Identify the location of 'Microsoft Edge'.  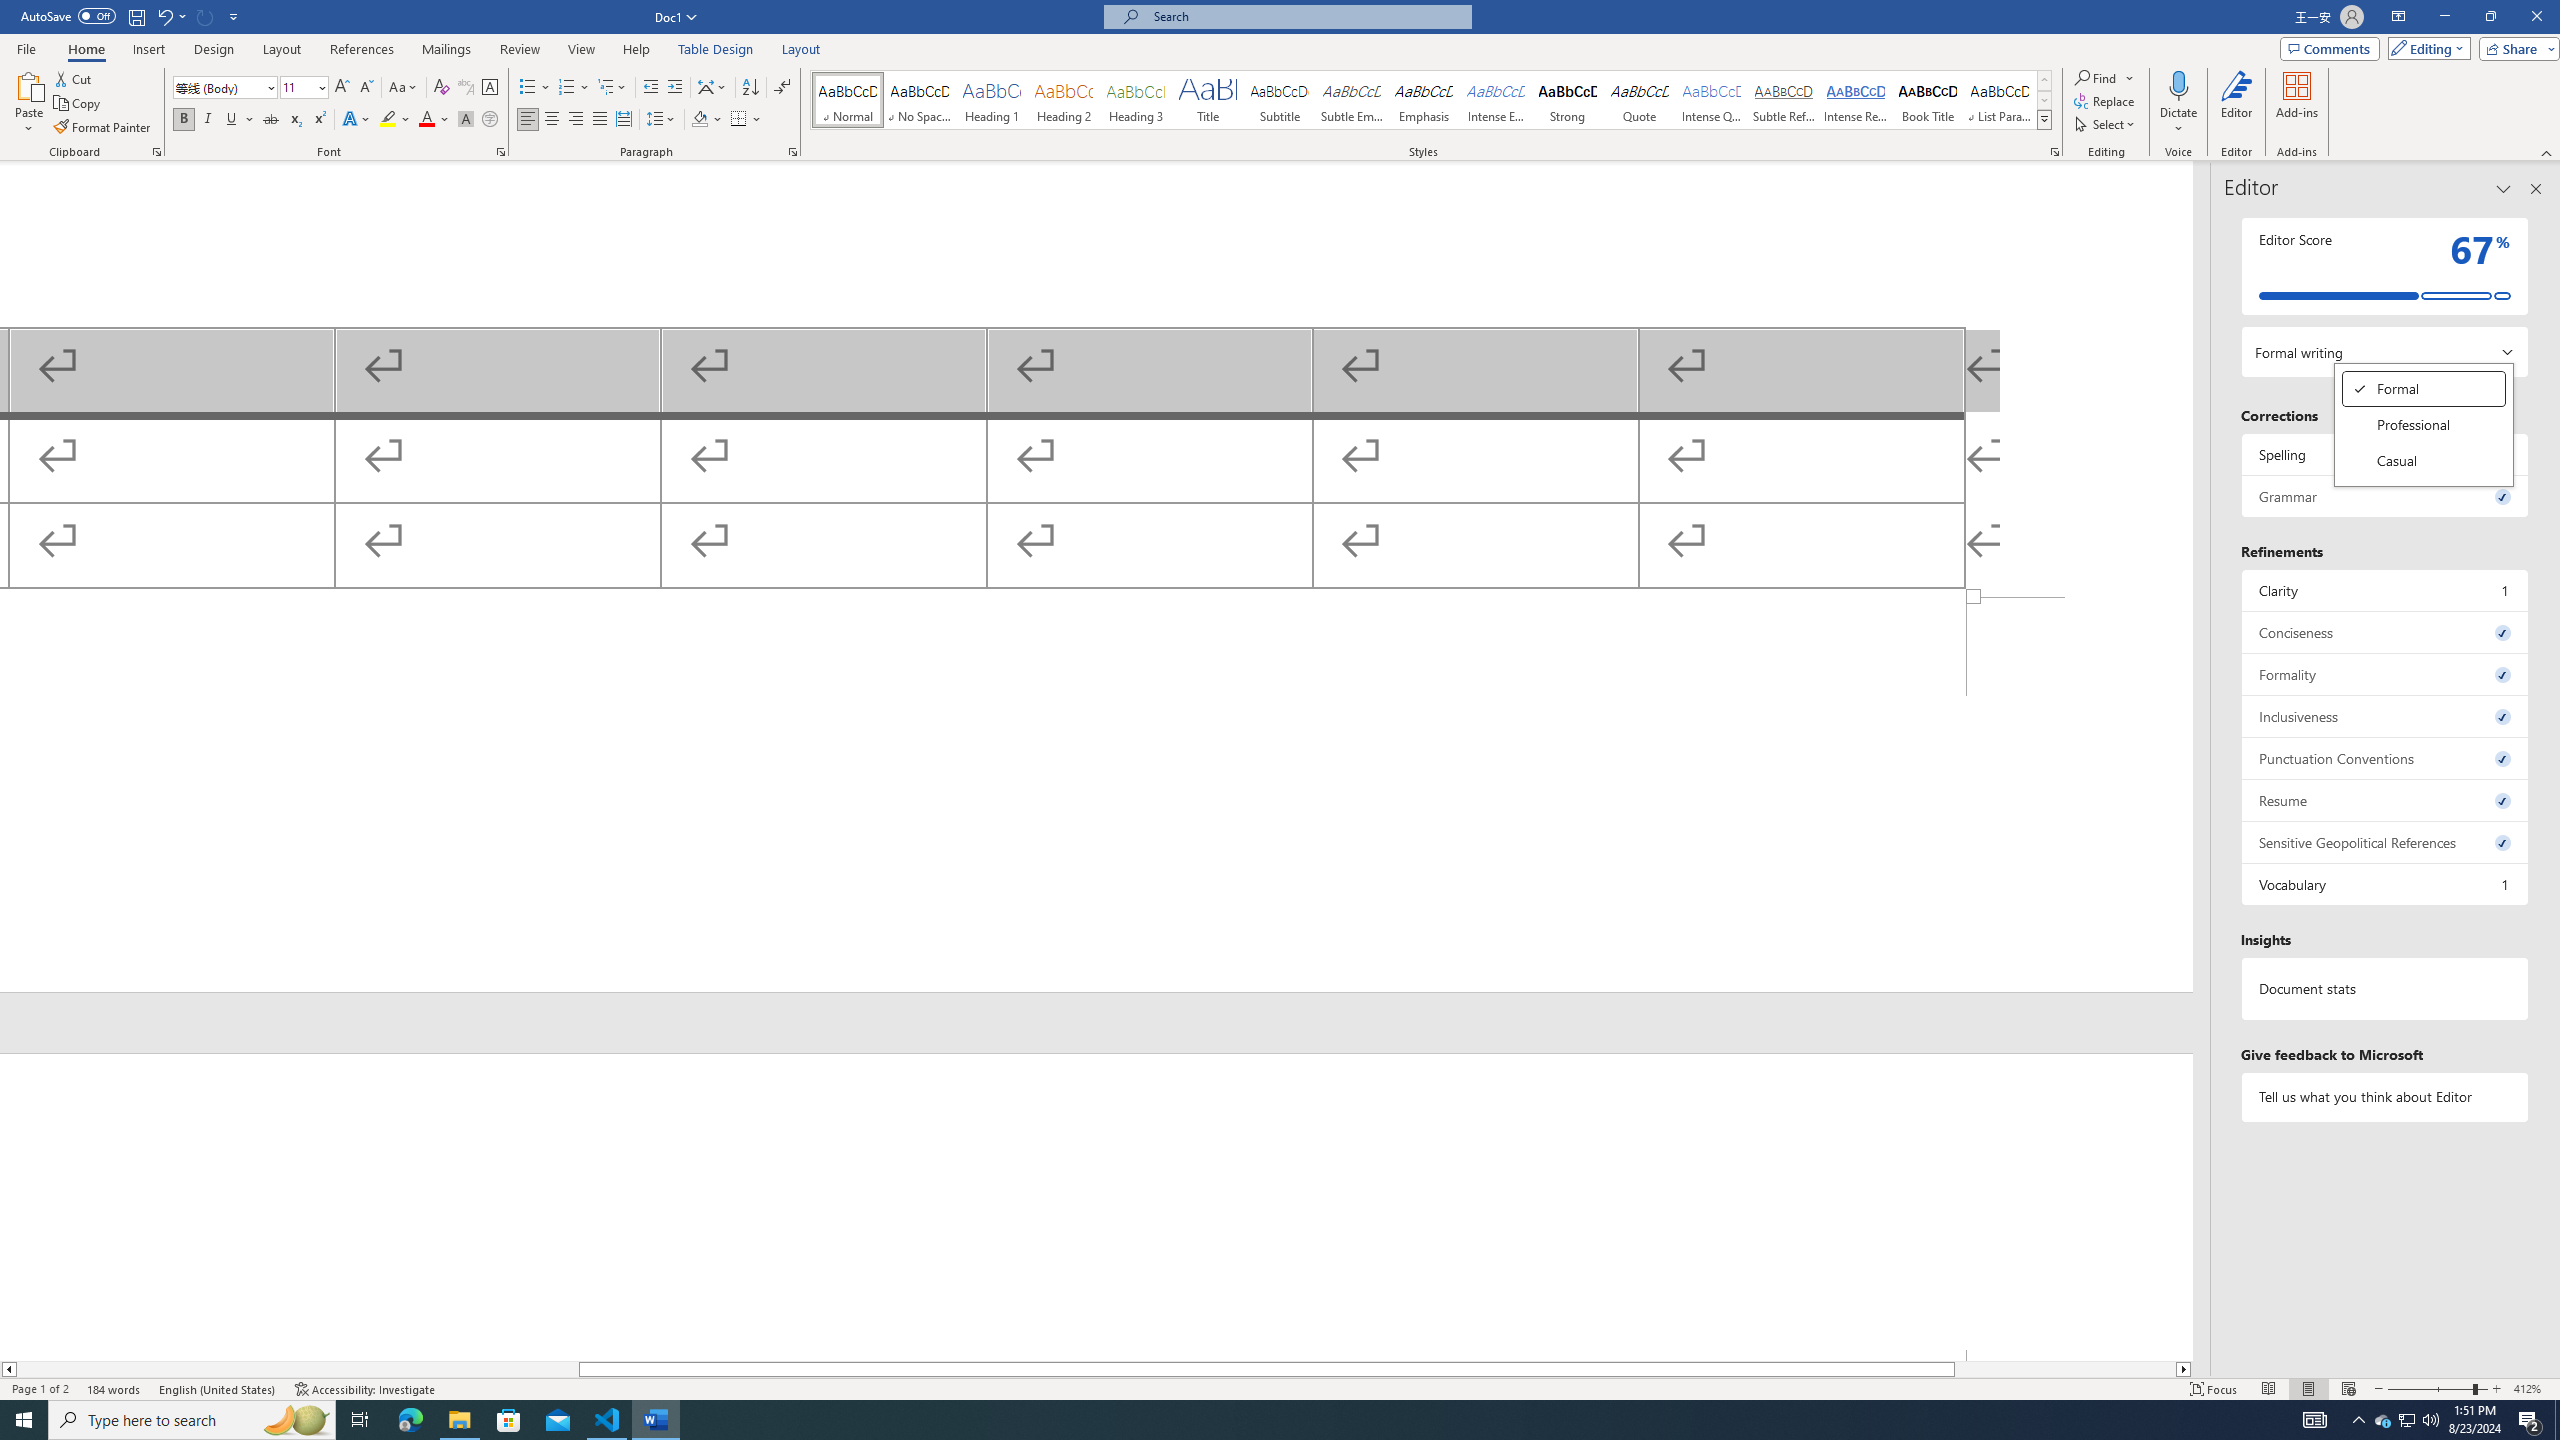
(409, 1418).